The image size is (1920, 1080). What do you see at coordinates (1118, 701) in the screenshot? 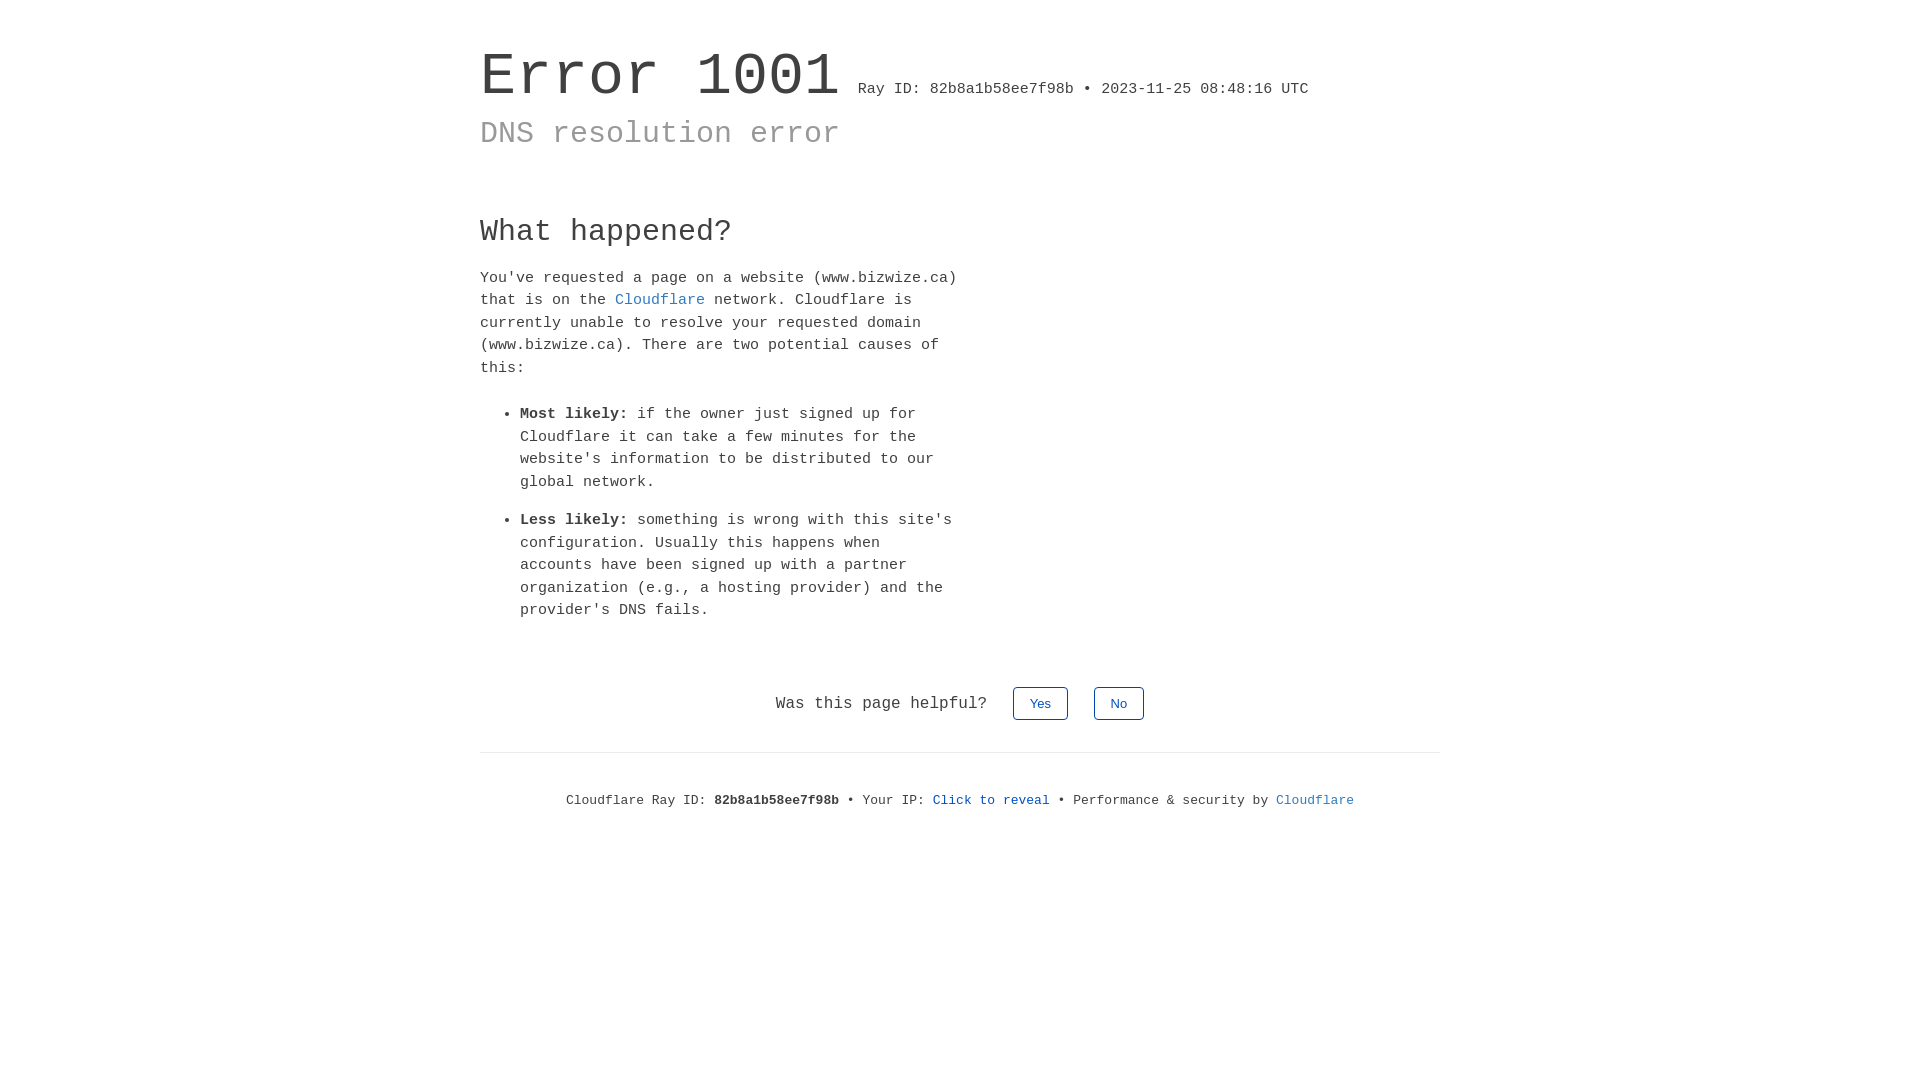
I see `'No'` at bounding box center [1118, 701].